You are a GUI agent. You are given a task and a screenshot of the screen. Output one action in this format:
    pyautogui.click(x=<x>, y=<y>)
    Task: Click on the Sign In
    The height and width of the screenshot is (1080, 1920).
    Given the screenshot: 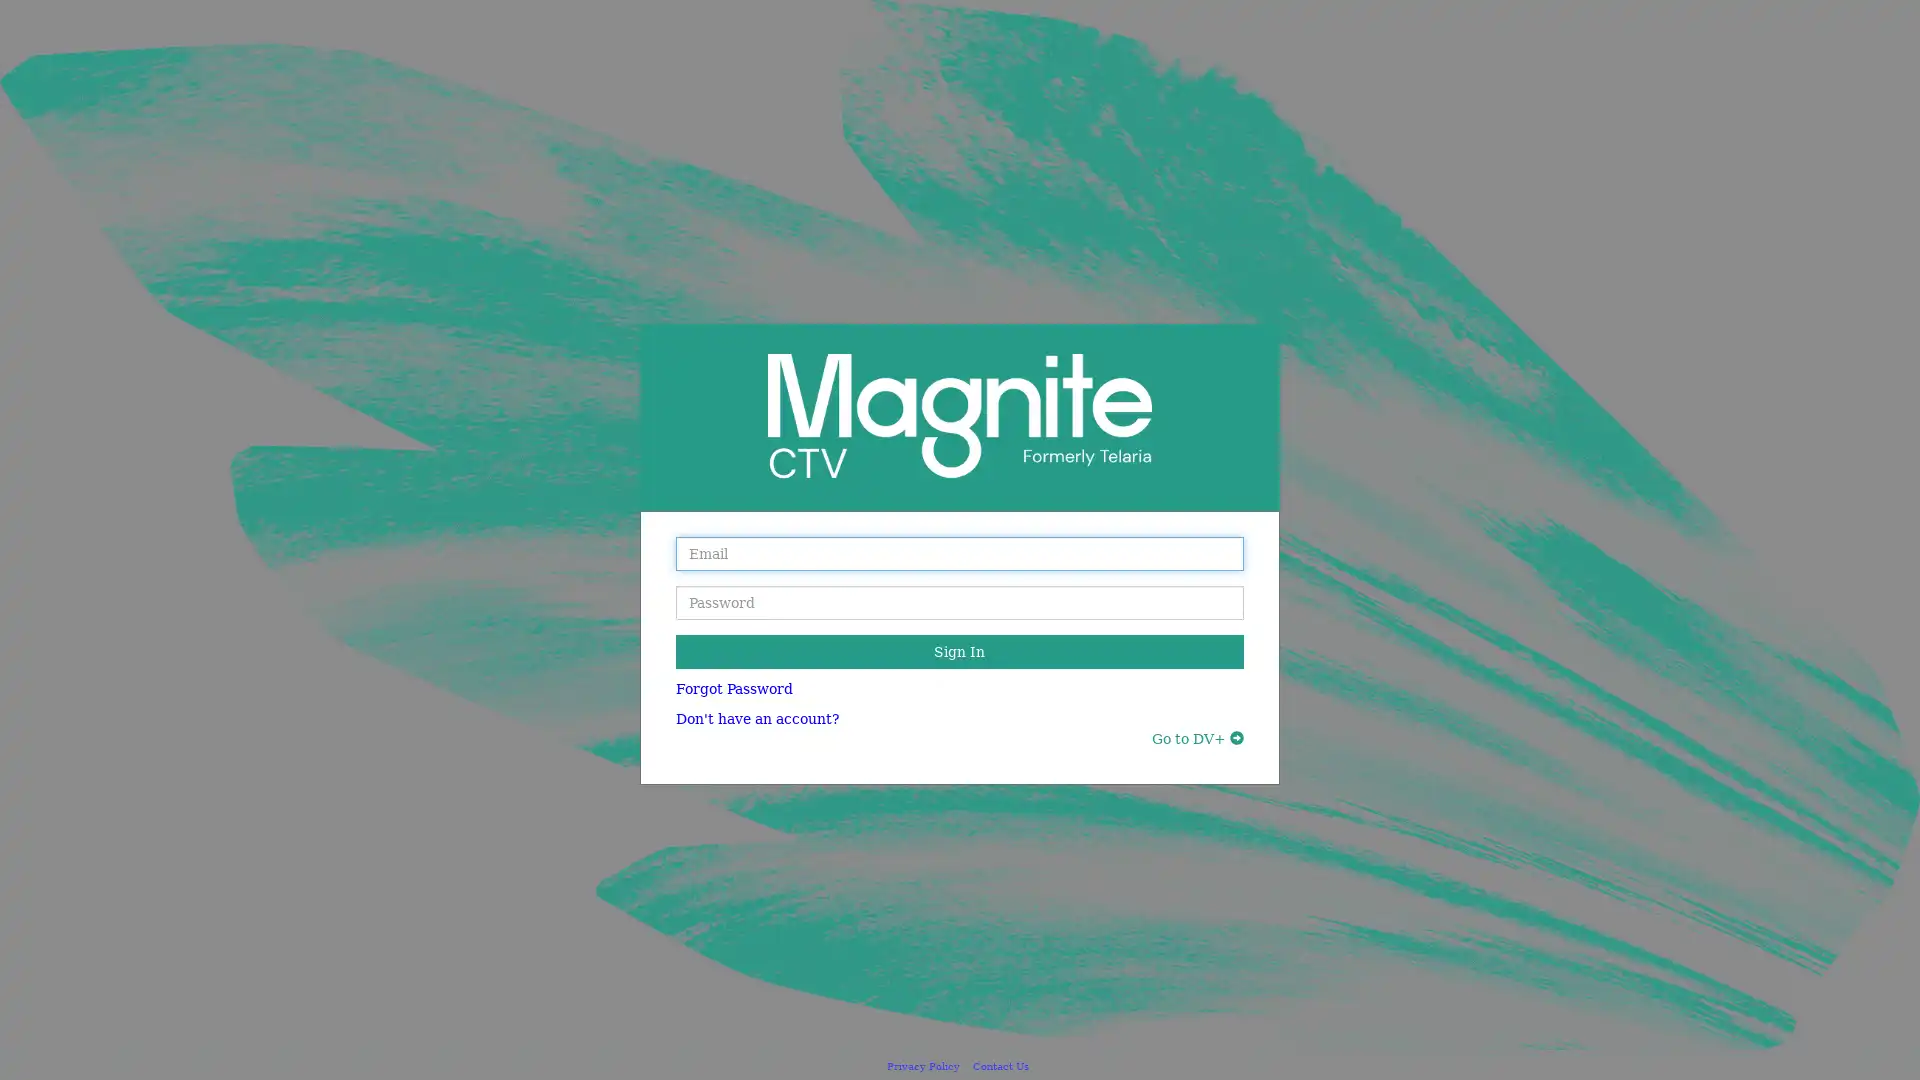 What is the action you would take?
    pyautogui.click(x=958, y=651)
    